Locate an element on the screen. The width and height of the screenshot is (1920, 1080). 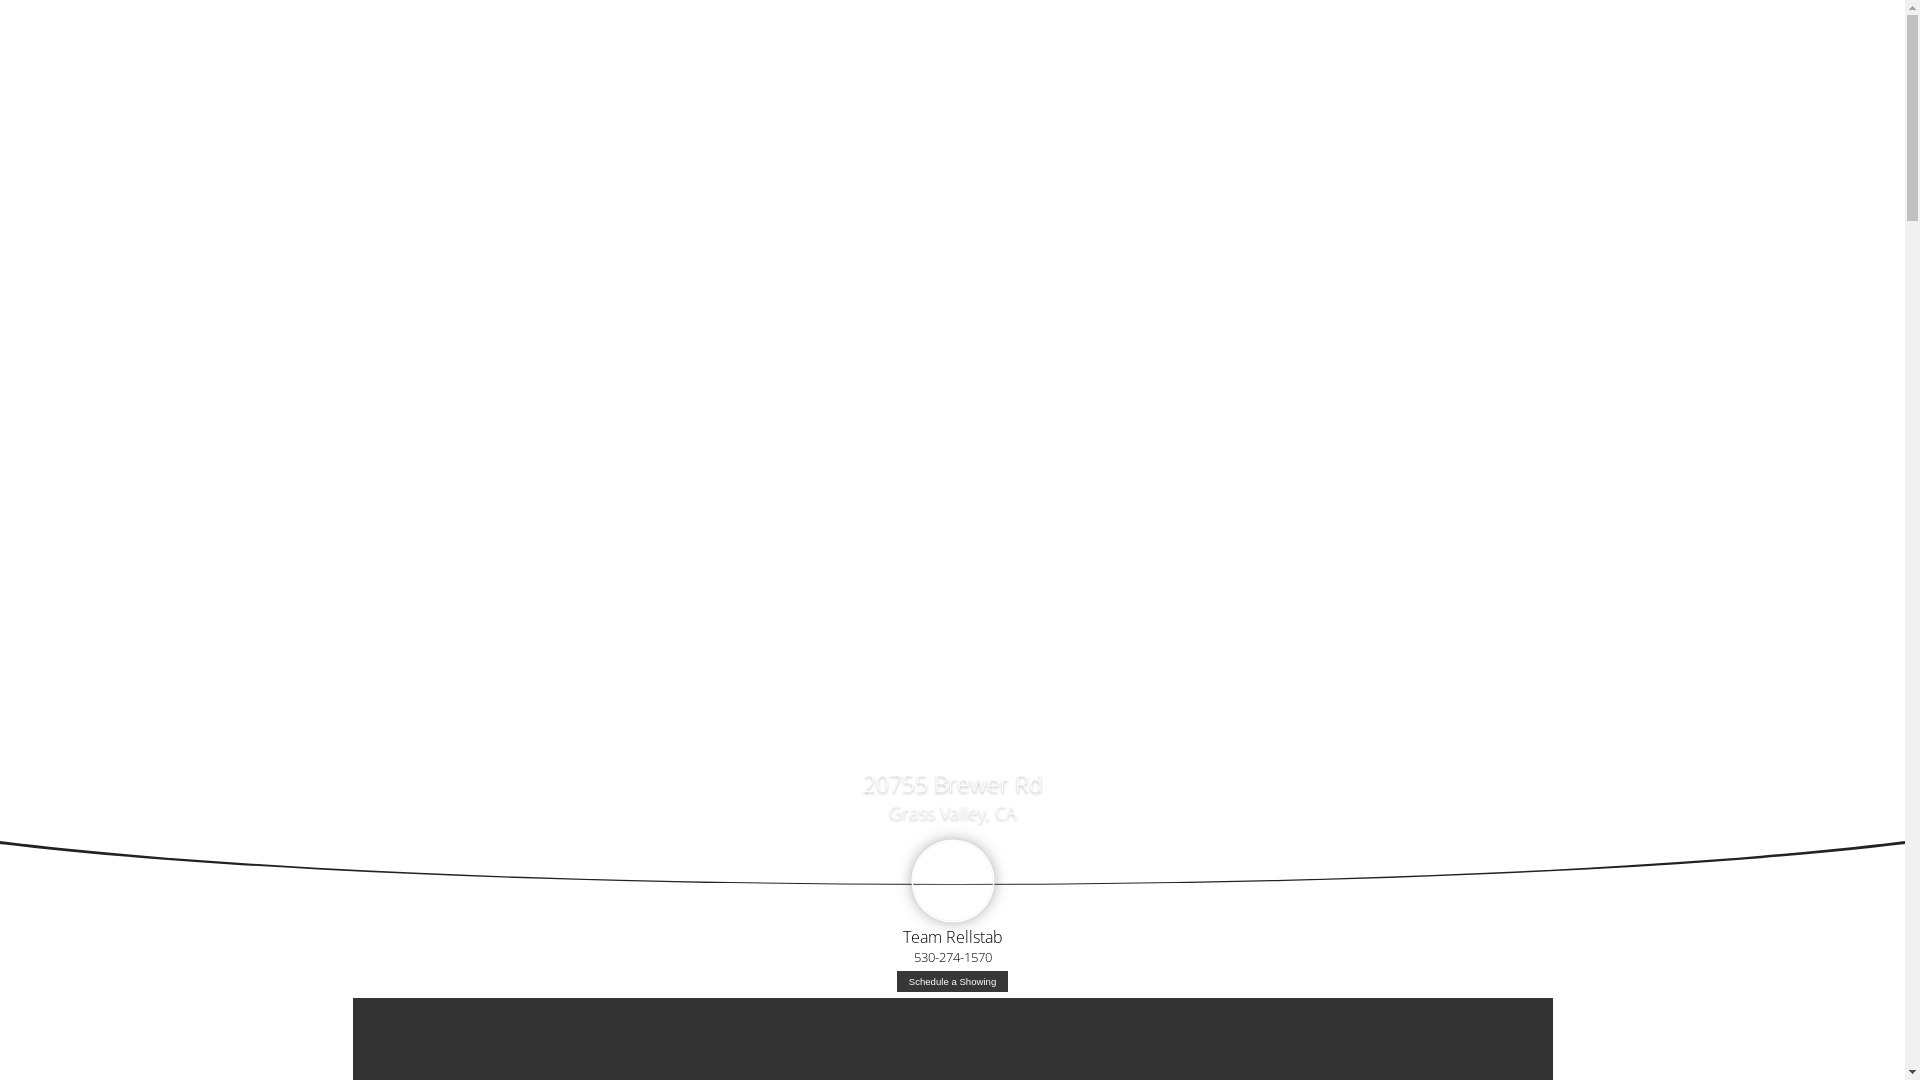
'Schedule a Showing' is located at coordinates (951, 980).